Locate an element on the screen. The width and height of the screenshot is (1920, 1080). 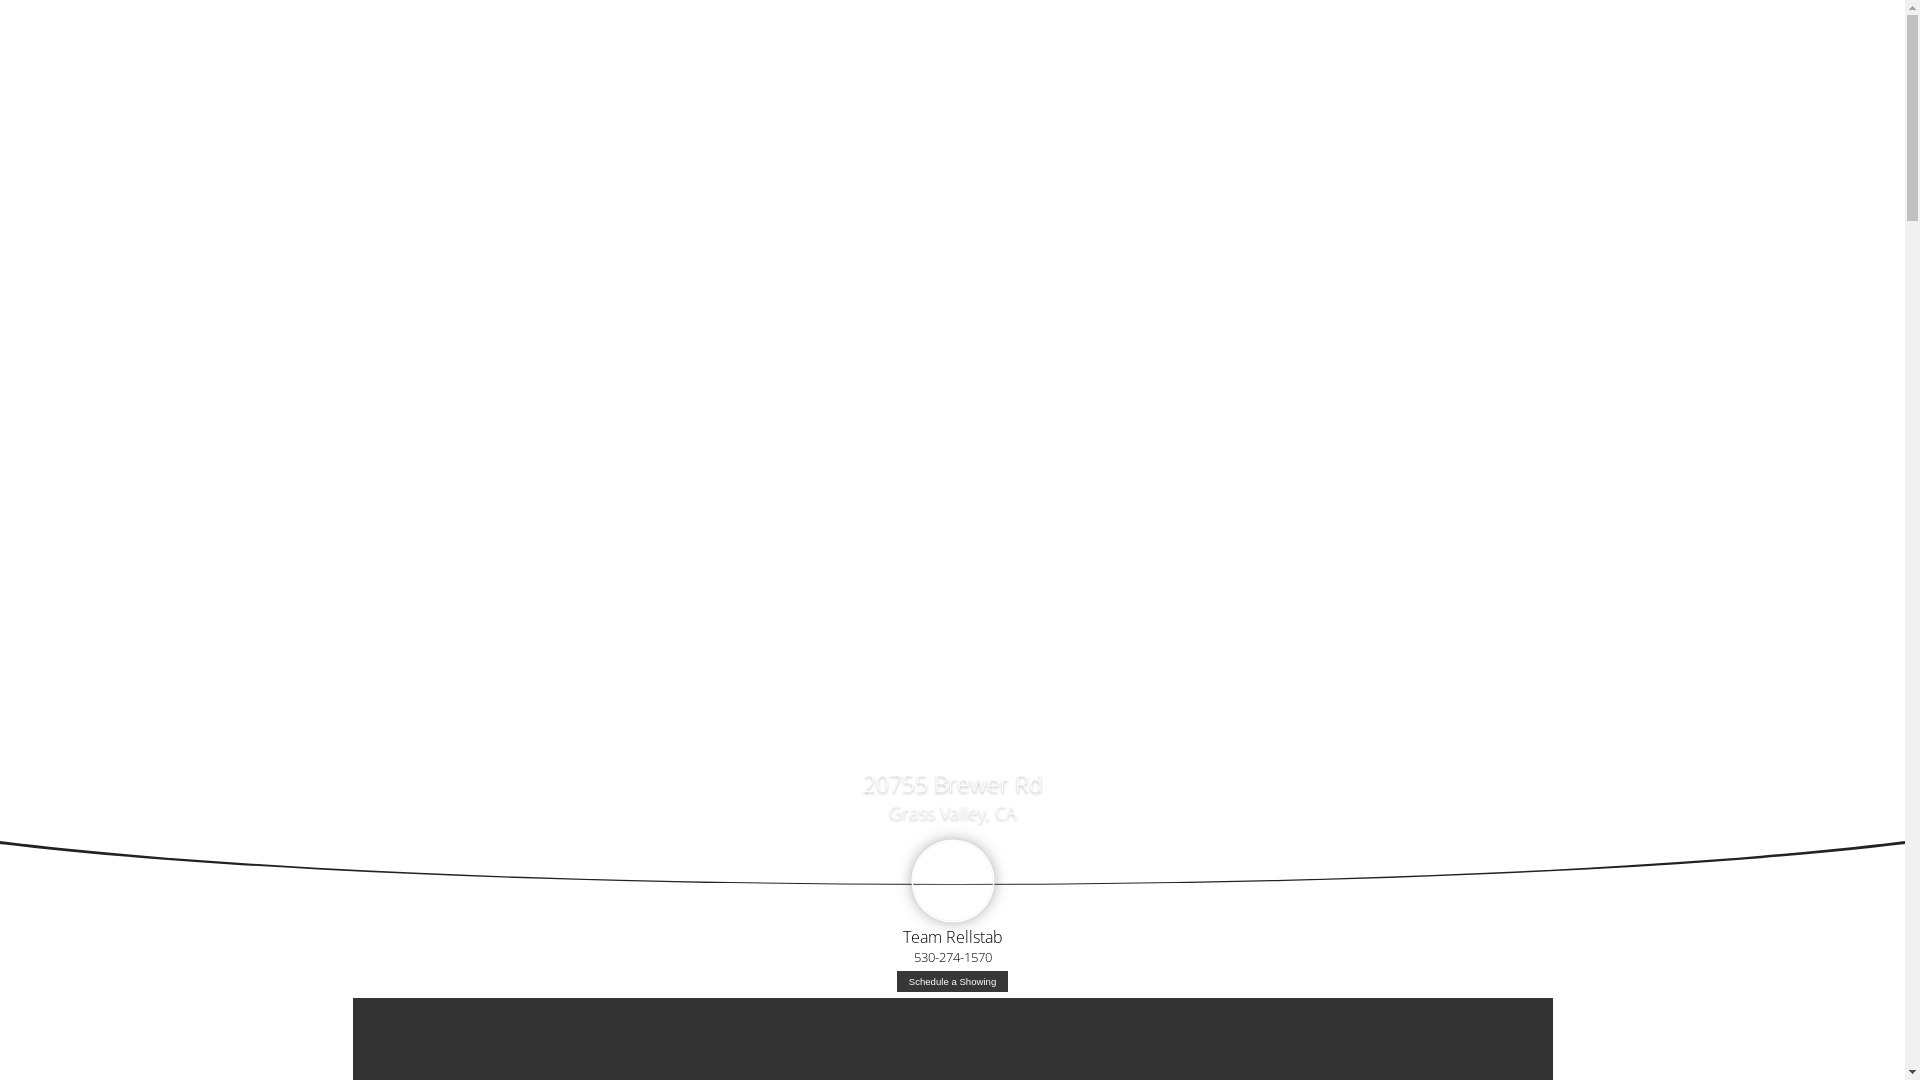
'Schedule a Showing' is located at coordinates (951, 980).